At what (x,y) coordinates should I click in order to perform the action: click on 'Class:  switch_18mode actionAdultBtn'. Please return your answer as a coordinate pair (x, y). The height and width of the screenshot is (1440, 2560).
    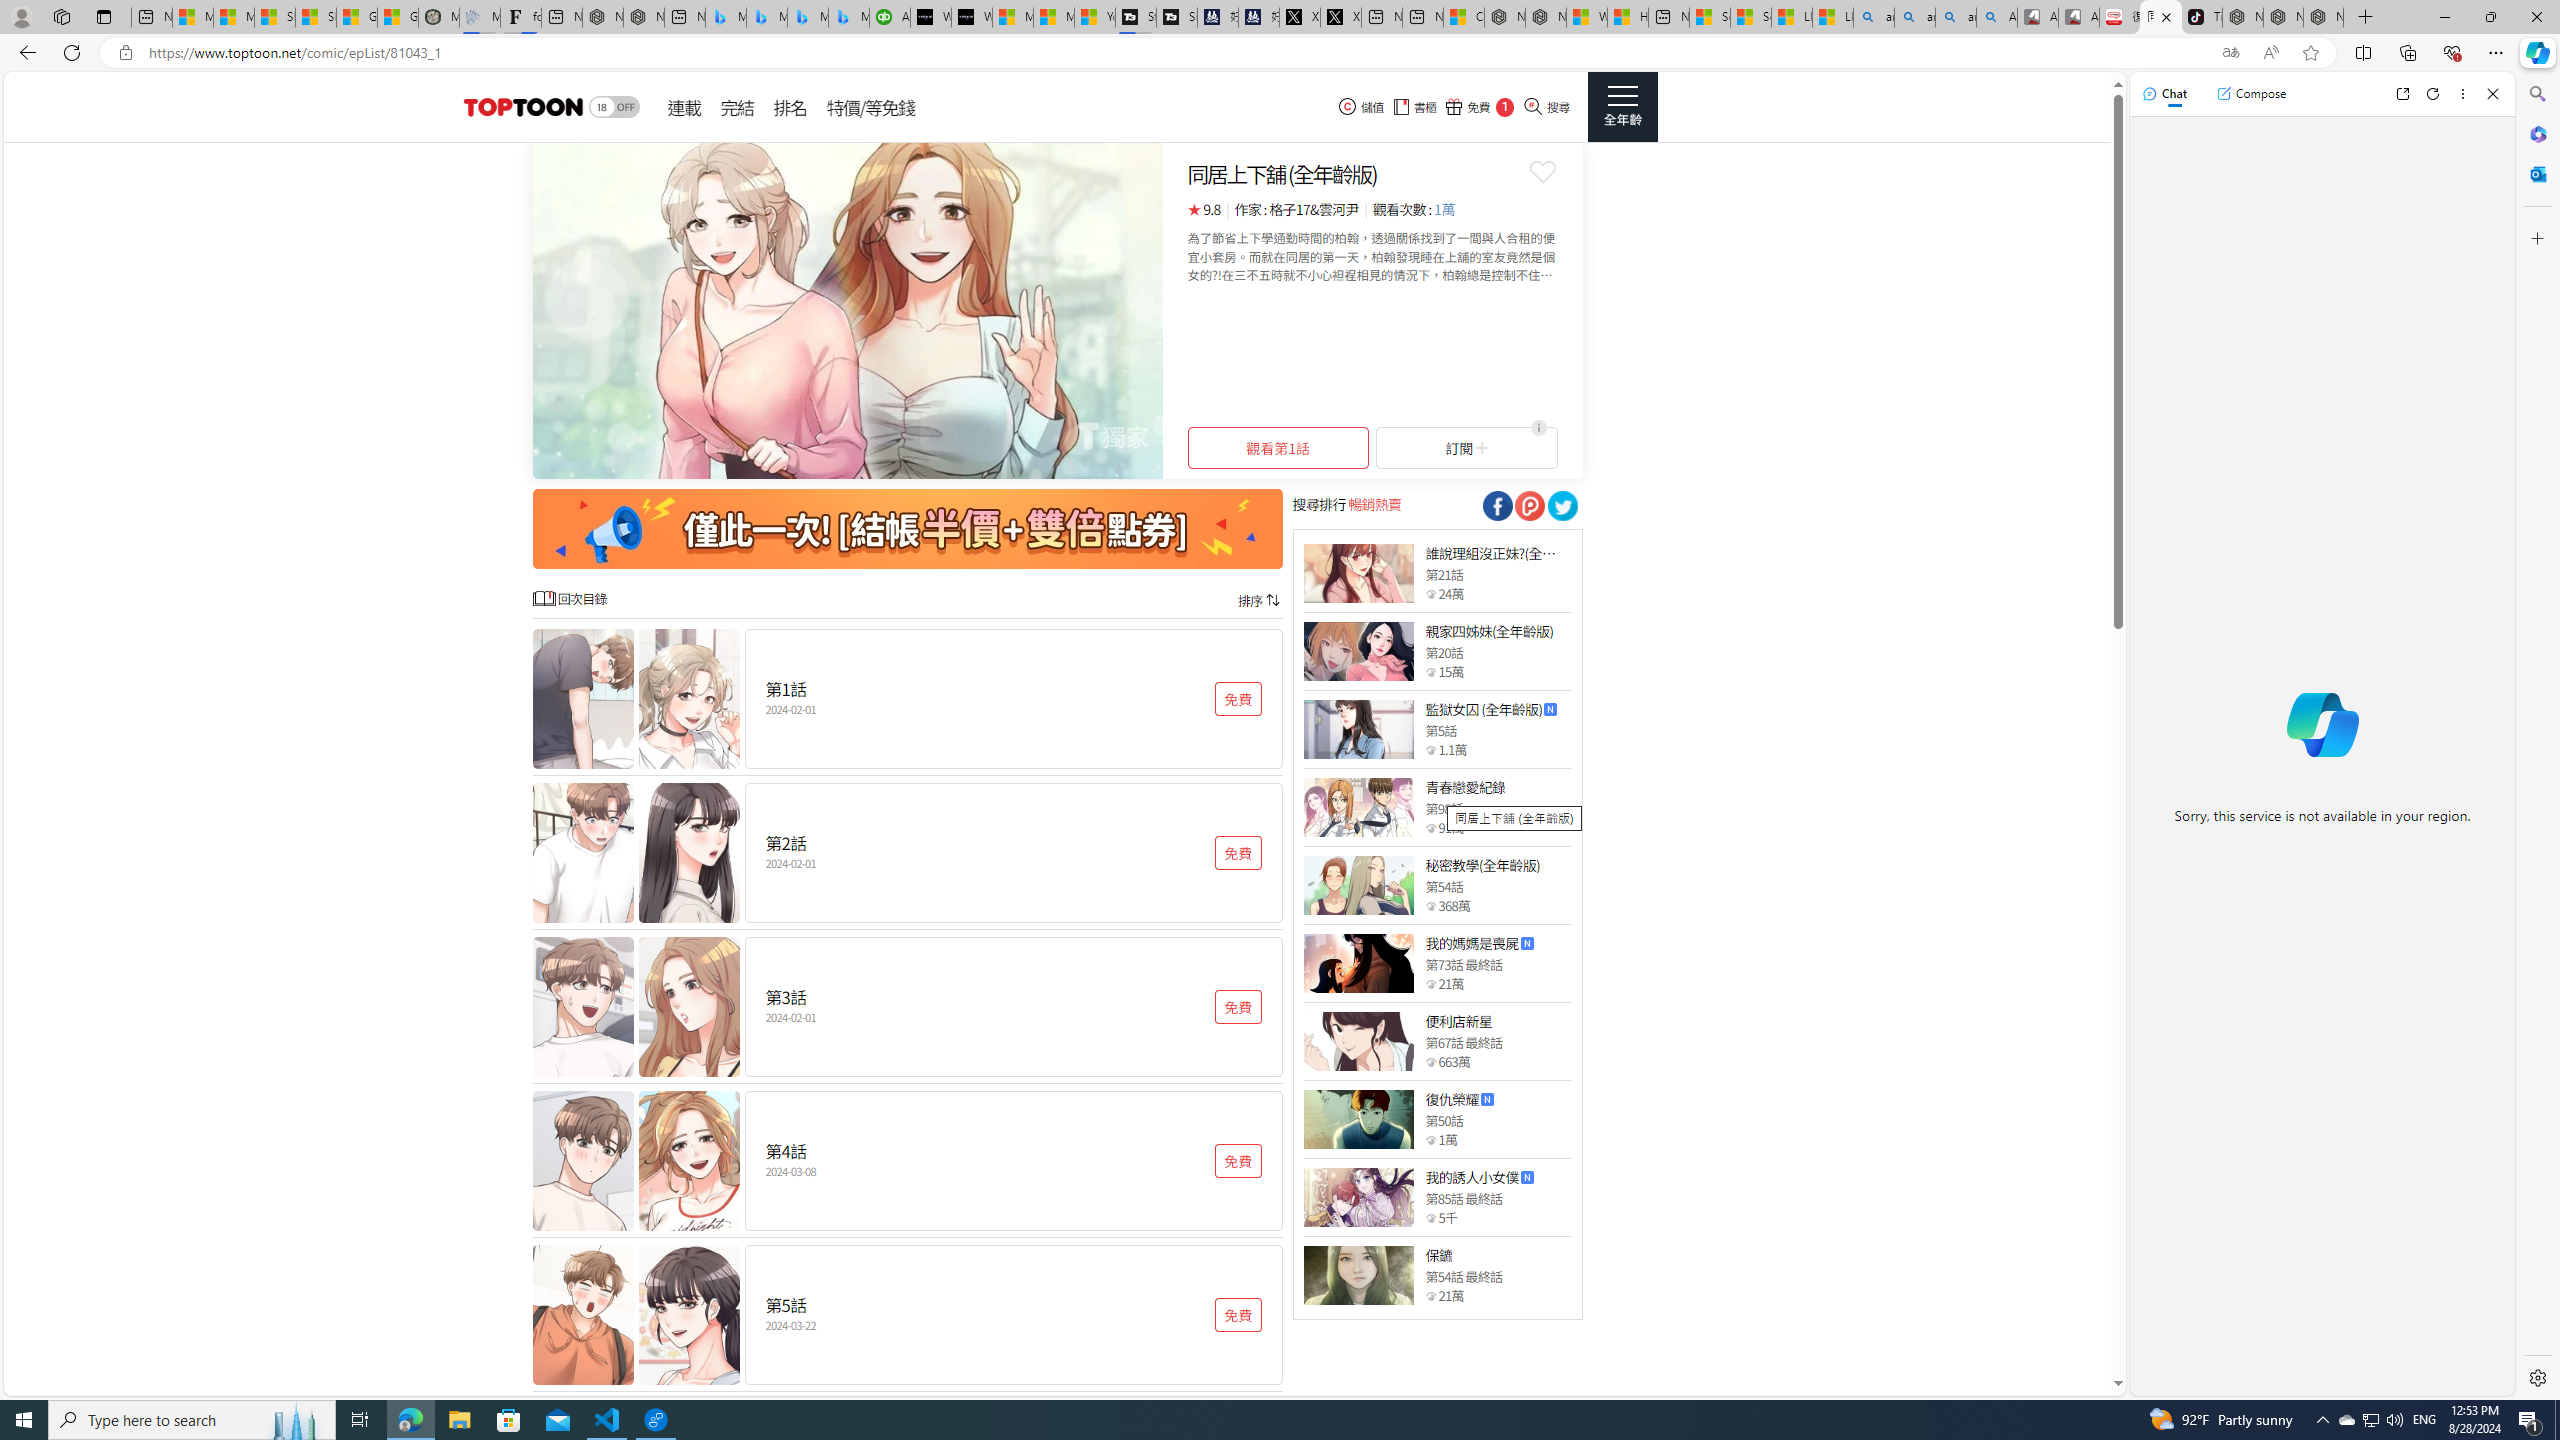
    Looking at the image, I should click on (613, 107).